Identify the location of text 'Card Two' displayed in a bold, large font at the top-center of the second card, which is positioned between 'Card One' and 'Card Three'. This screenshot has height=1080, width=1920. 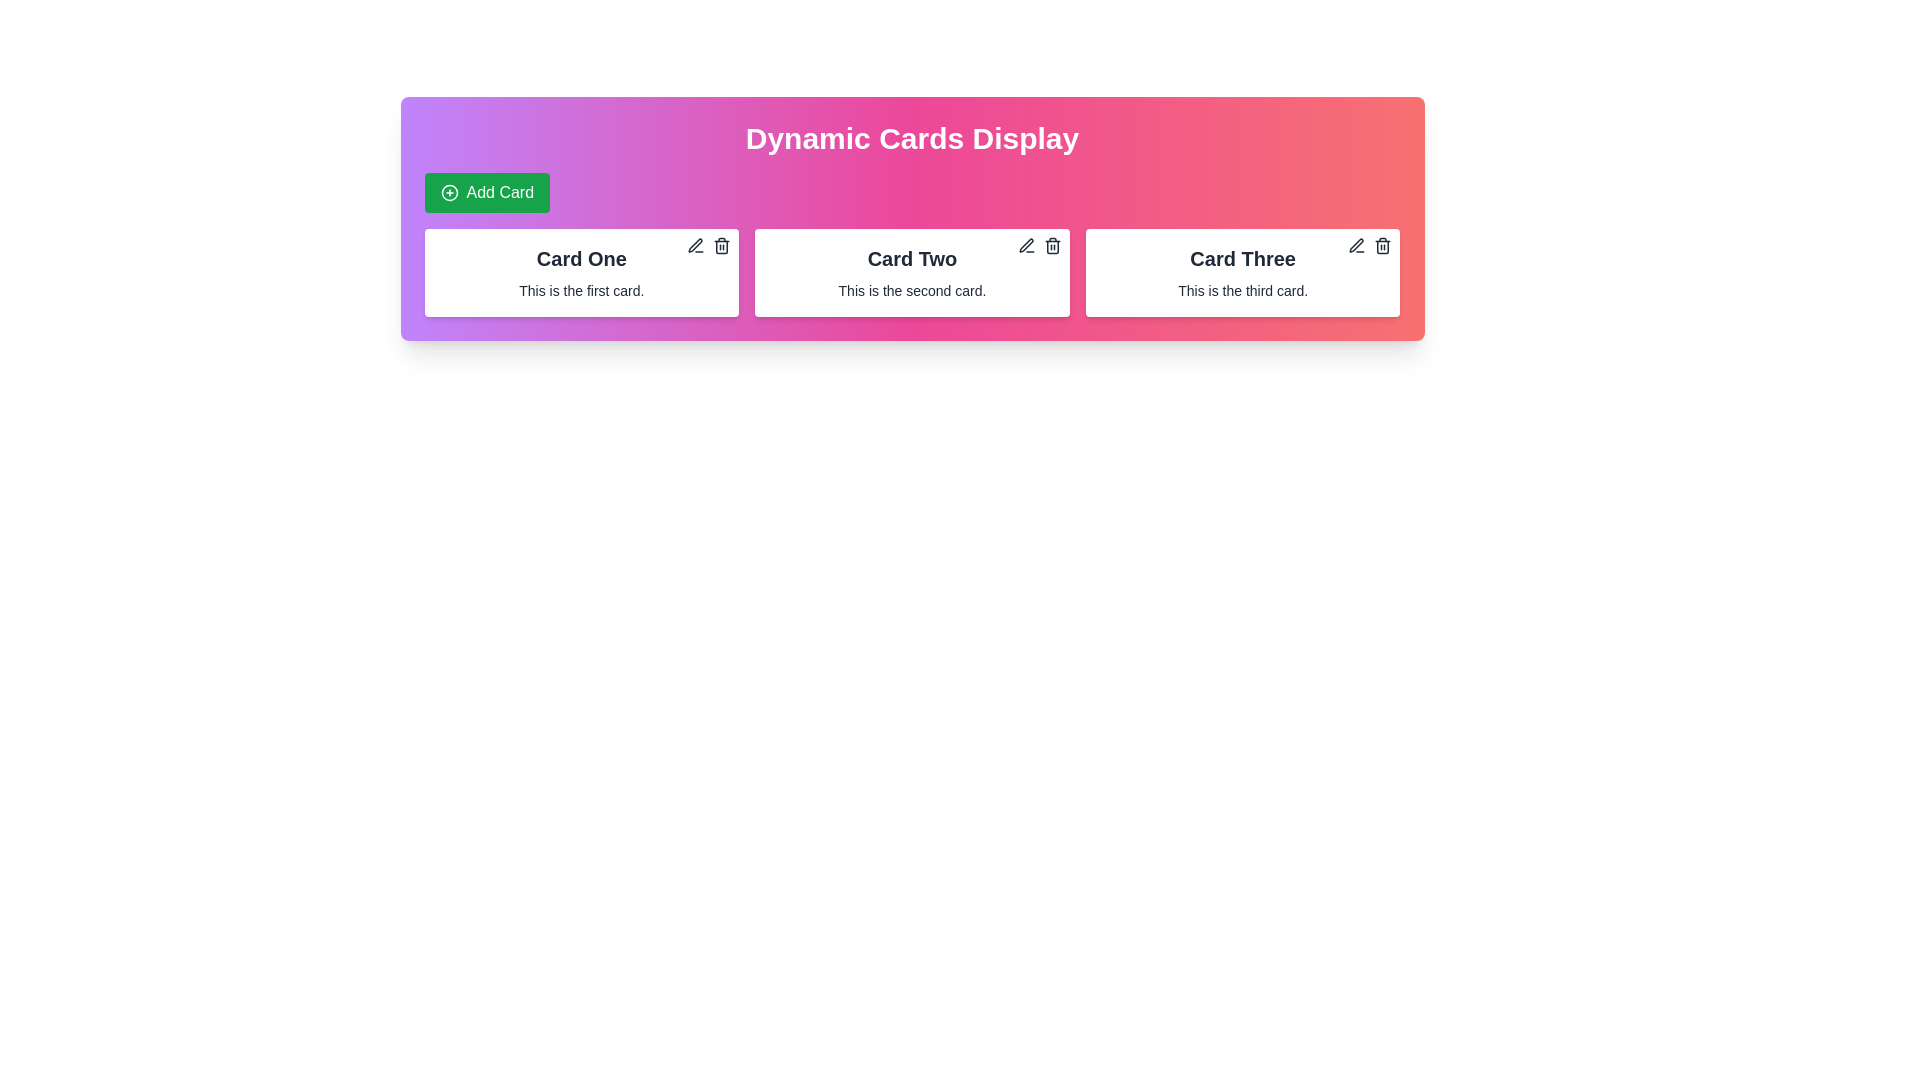
(911, 257).